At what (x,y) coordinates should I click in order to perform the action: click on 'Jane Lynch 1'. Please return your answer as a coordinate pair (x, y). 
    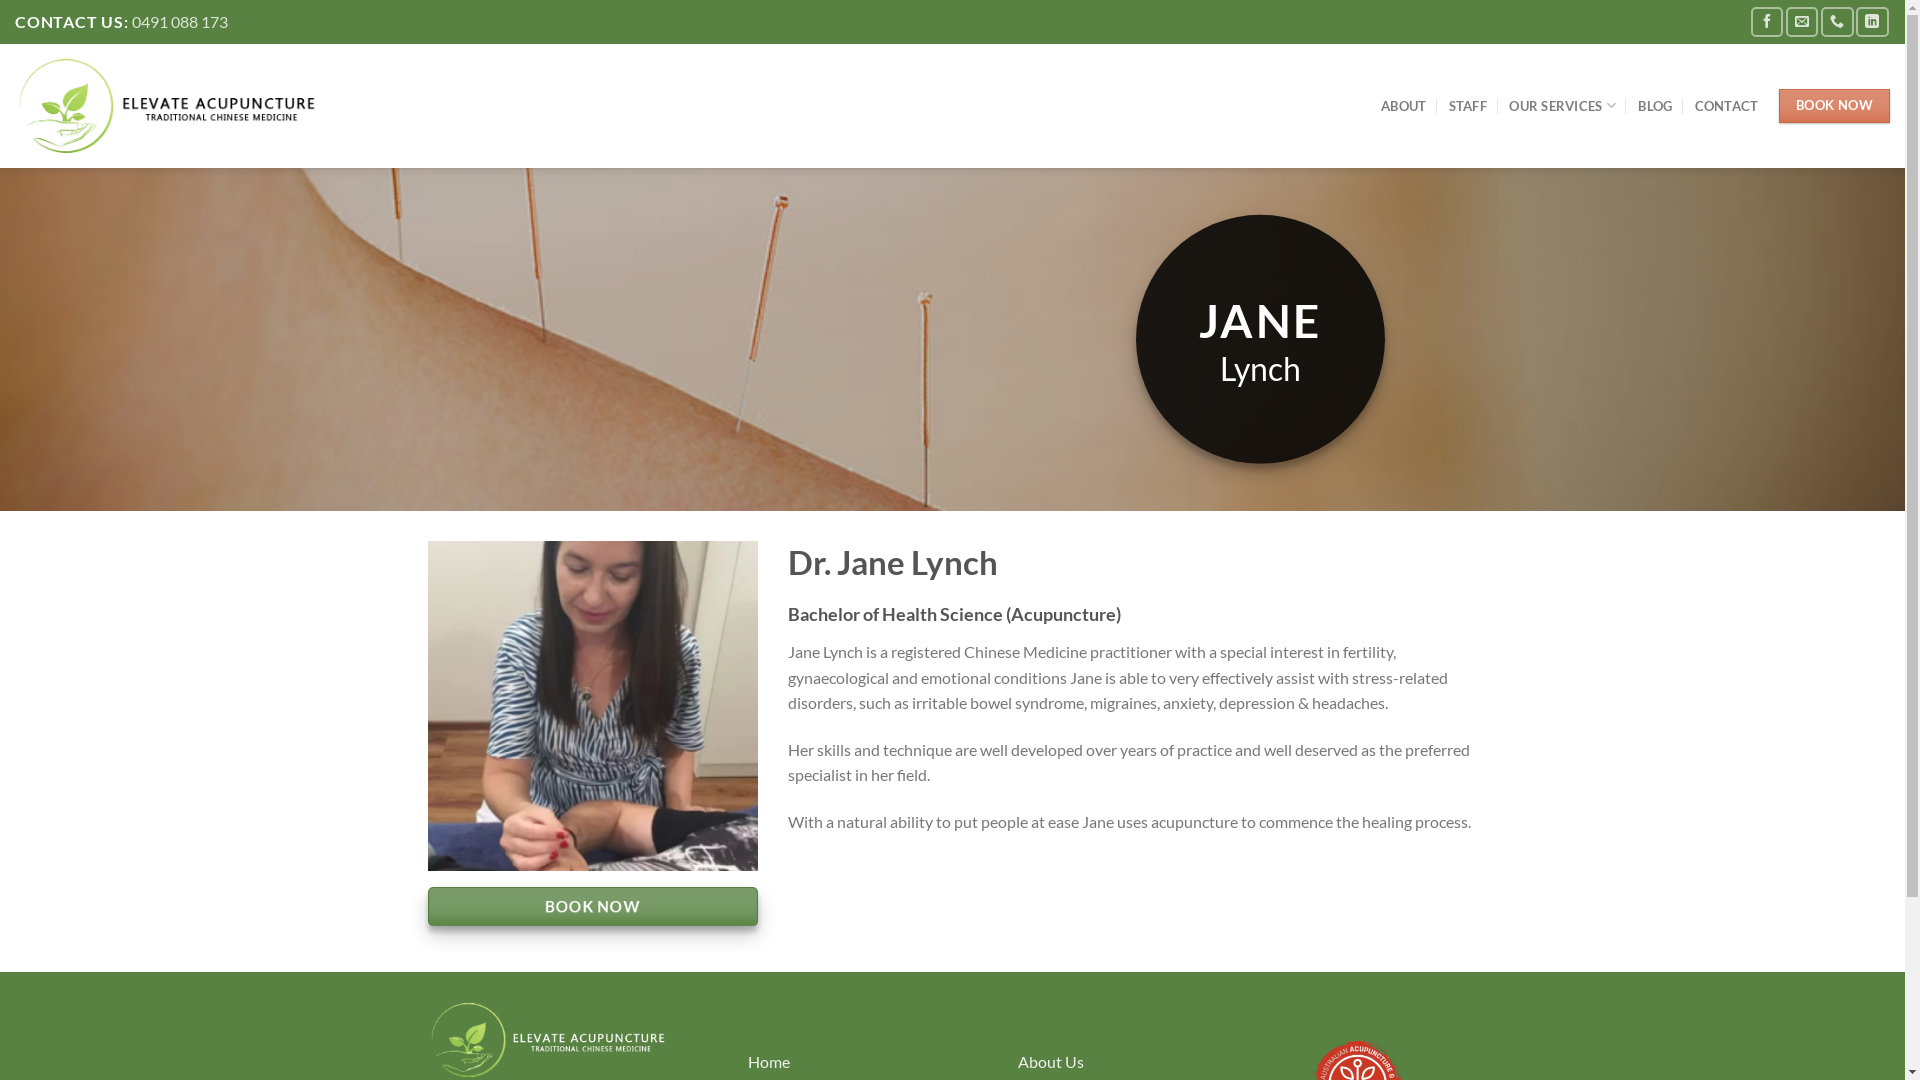
    Looking at the image, I should click on (592, 704).